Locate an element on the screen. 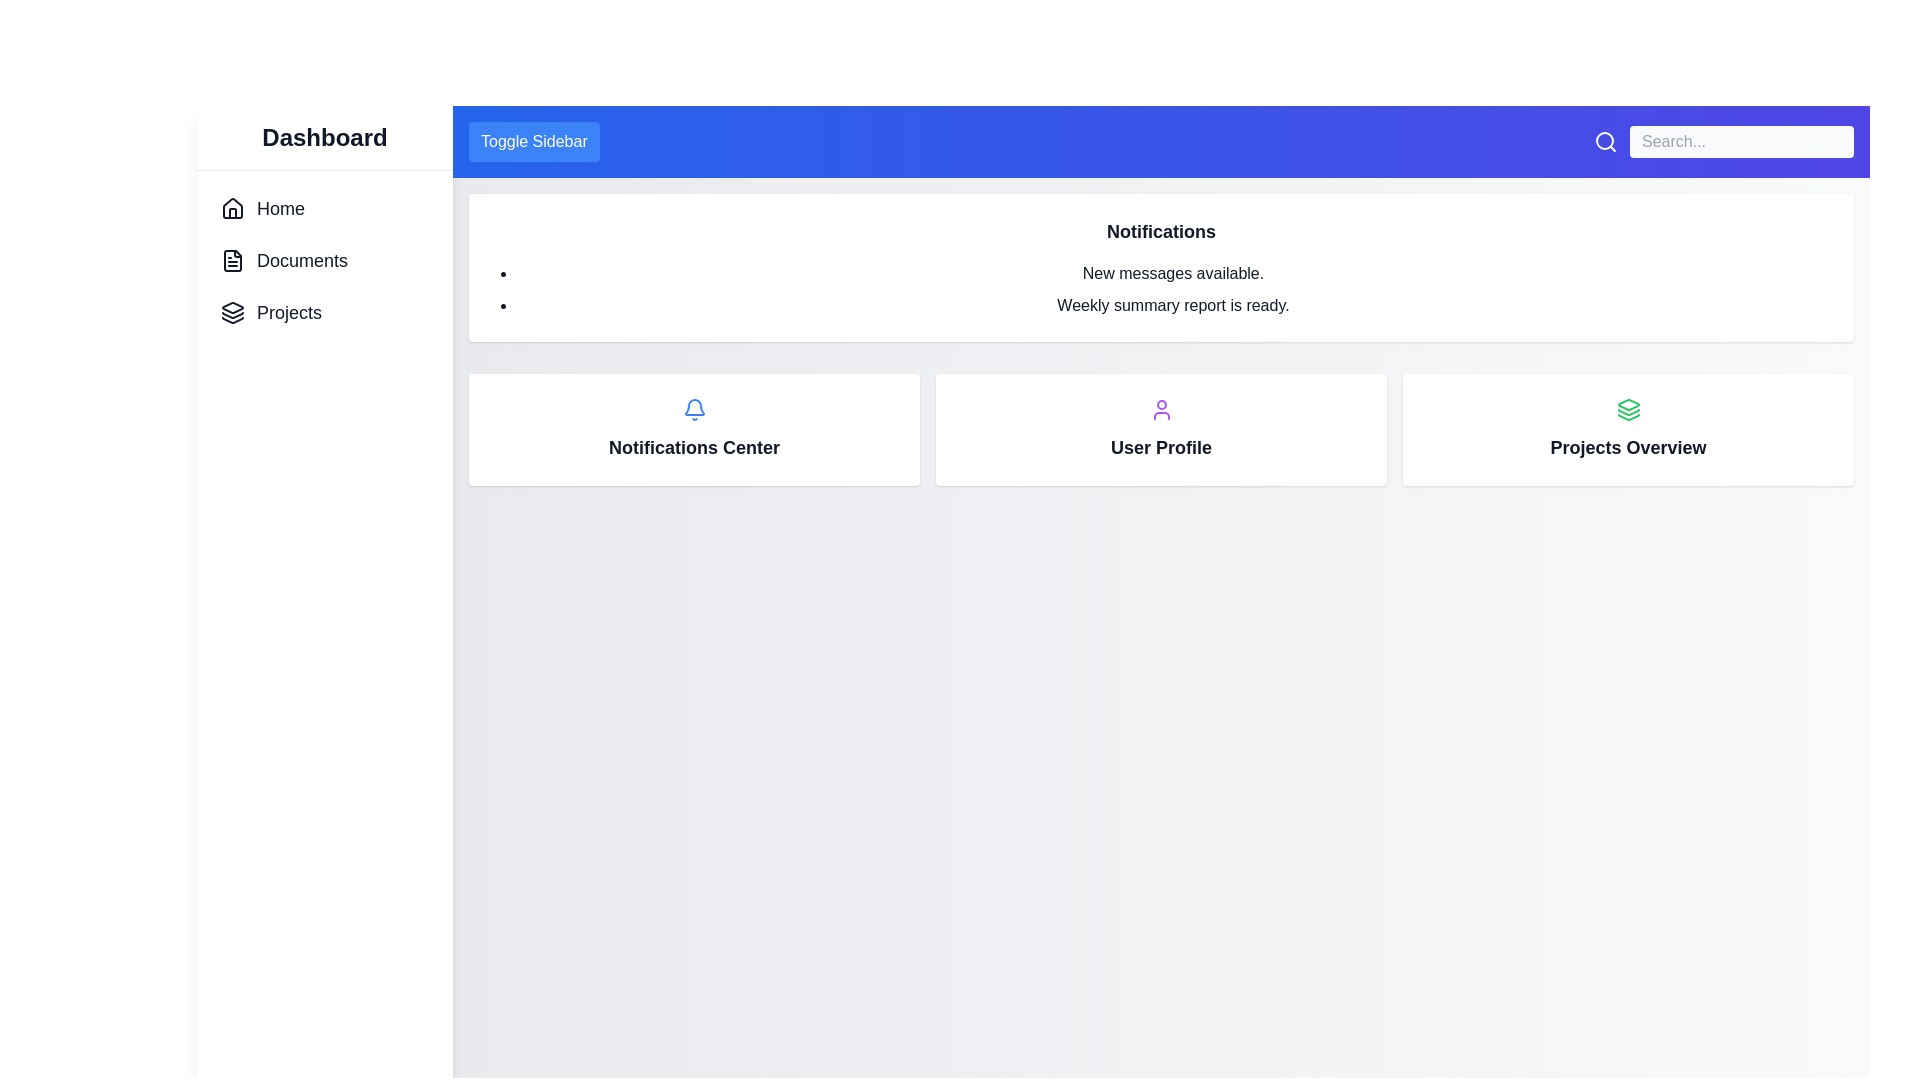 This screenshot has width=1920, height=1080. the third graphical triangular icon in the sidebar menu that corresponds to the 'Projects' label is located at coordinates (233, 319).